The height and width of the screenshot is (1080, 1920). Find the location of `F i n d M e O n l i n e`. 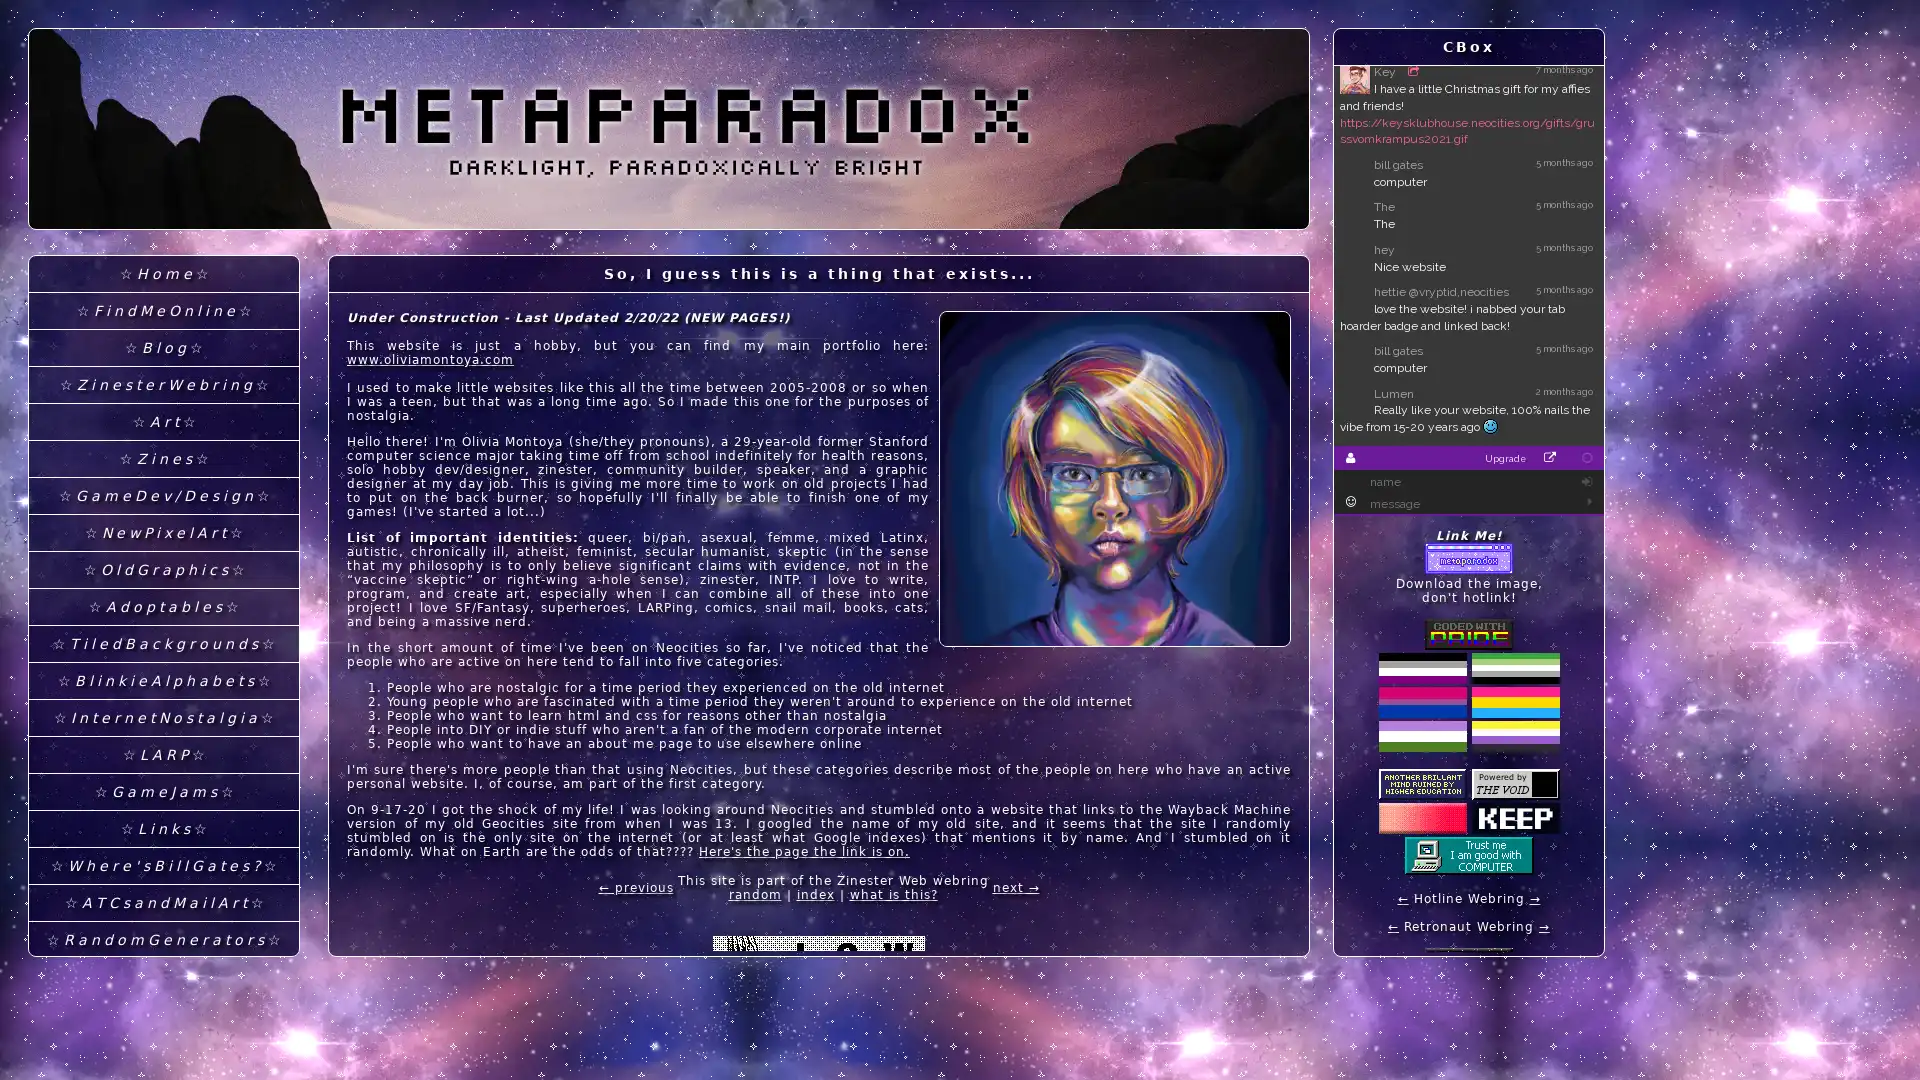

F i n d M e O n l i n e is located at coordinates (163, 311).